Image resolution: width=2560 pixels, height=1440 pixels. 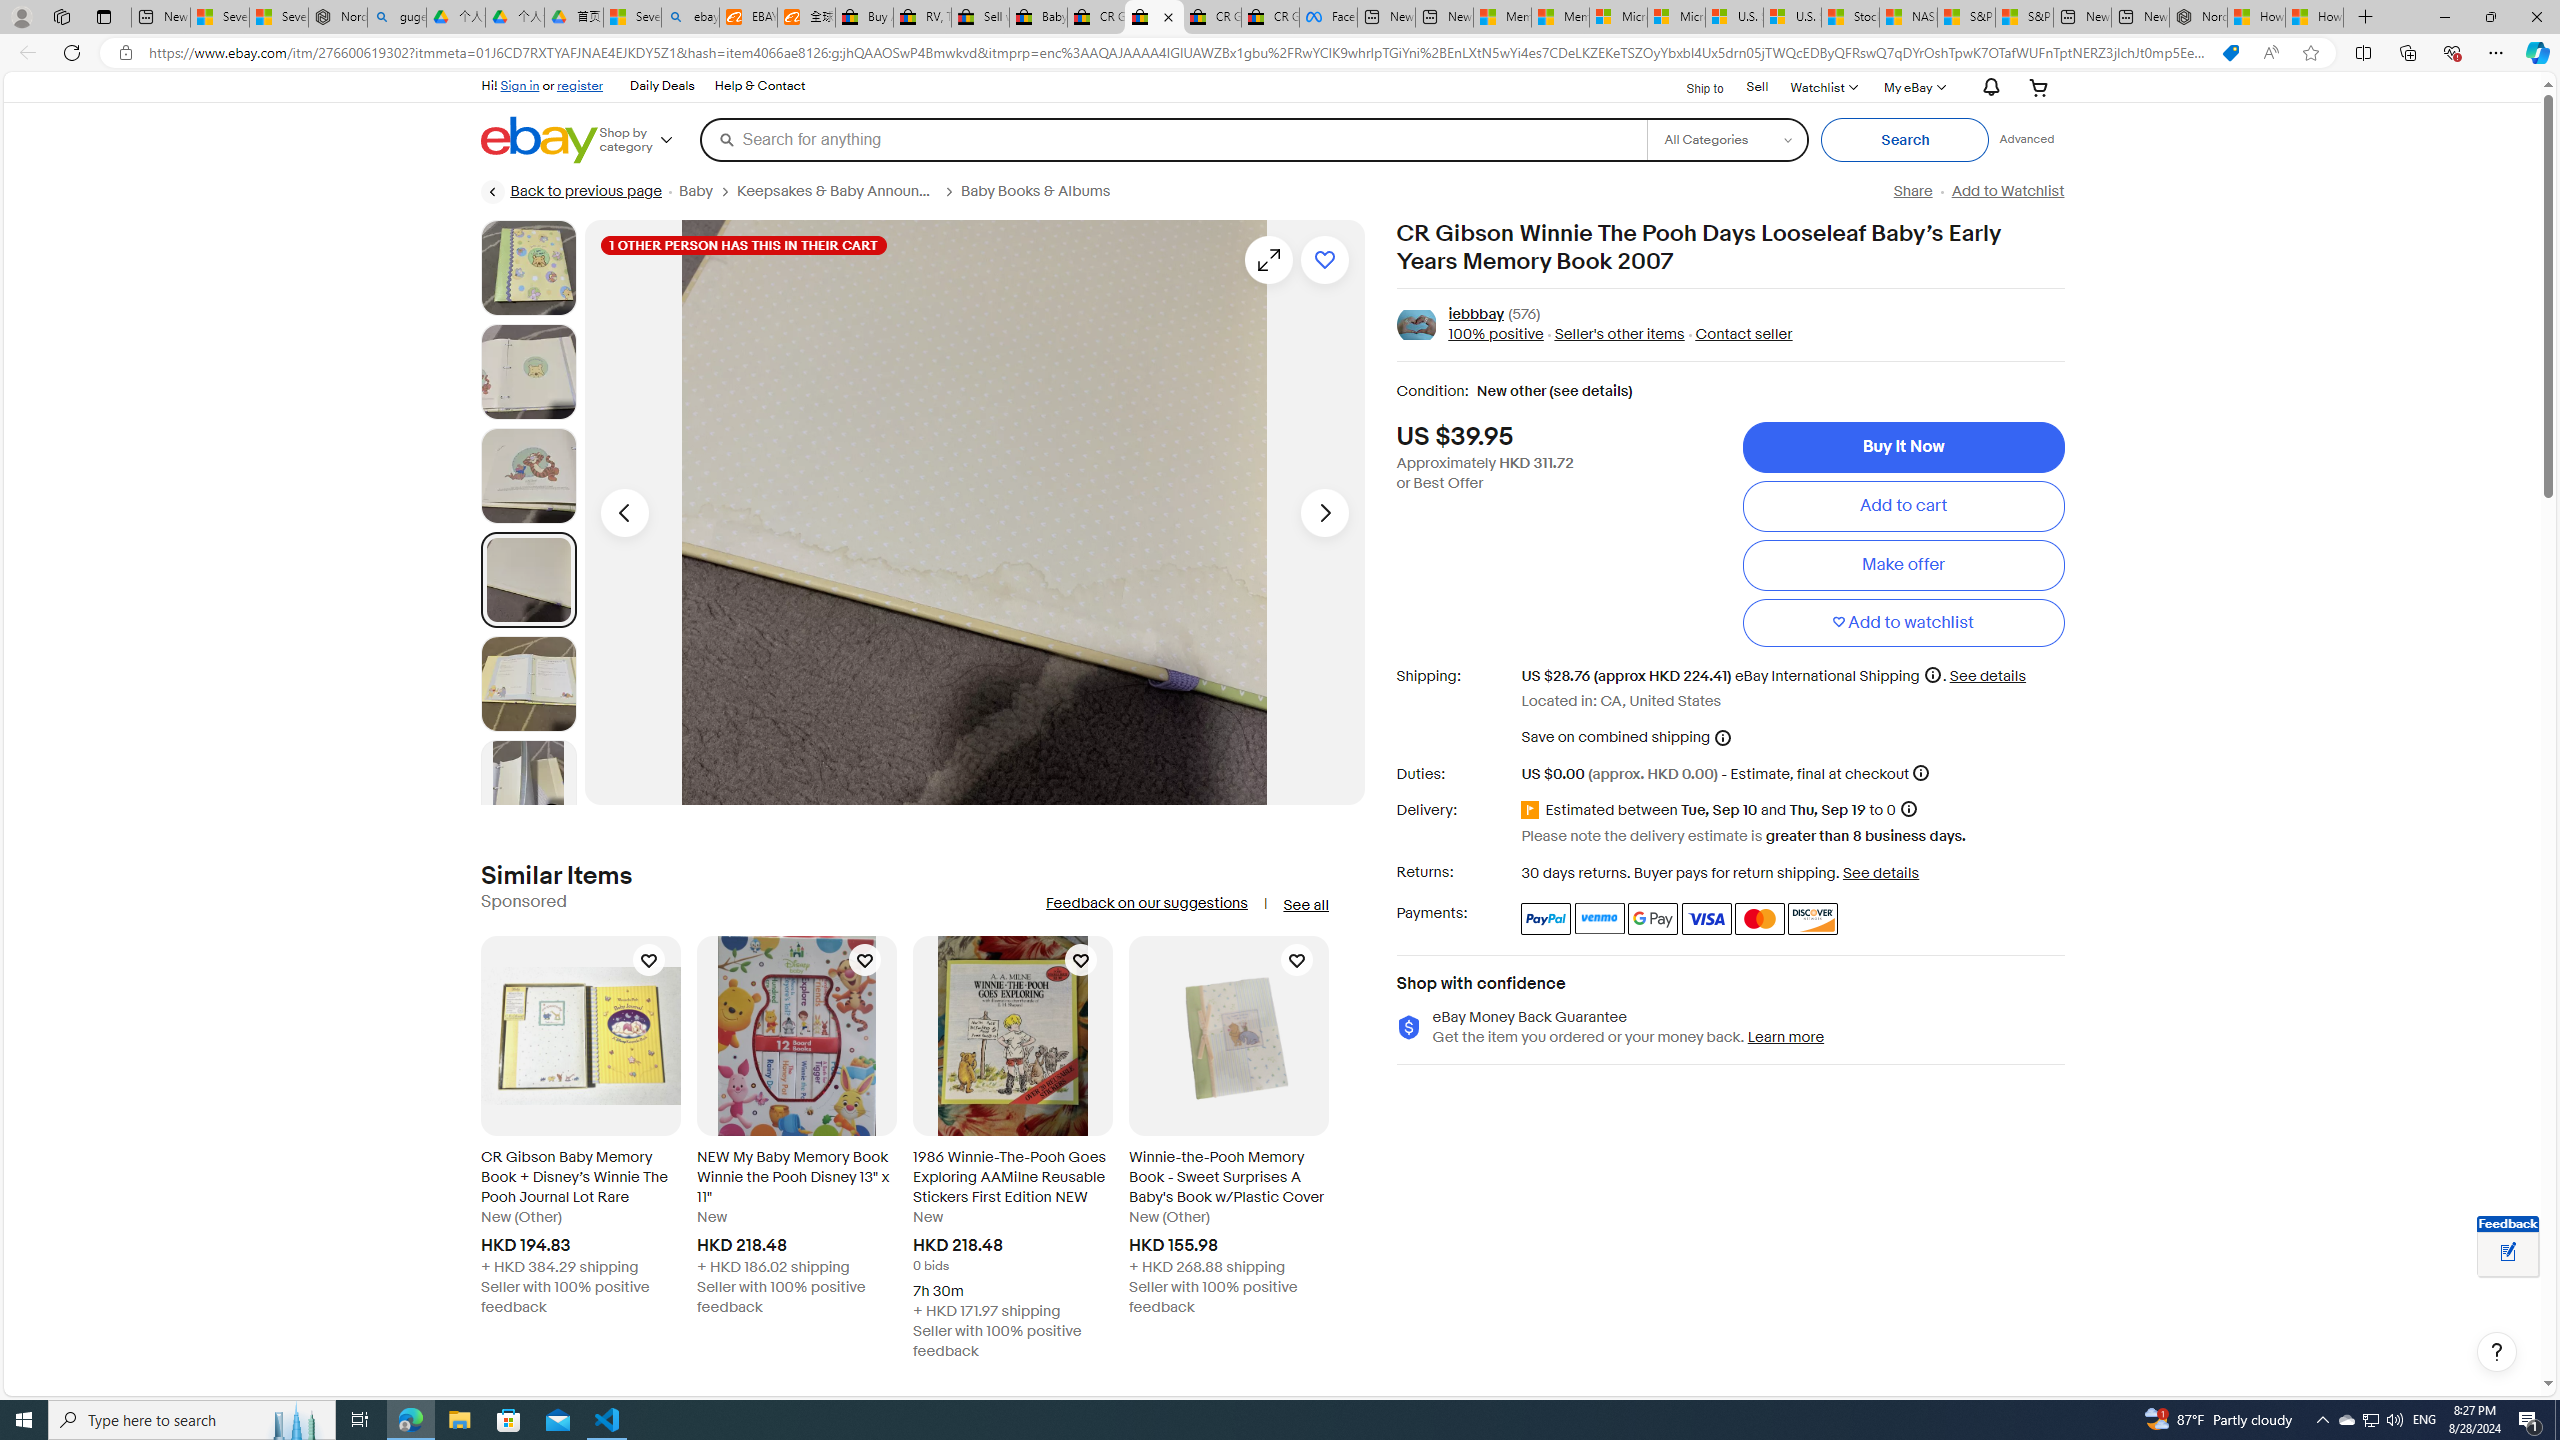 I want to click on 'More information on Combined Shipping. Opens a layer.', so click(x=1721, y=736).